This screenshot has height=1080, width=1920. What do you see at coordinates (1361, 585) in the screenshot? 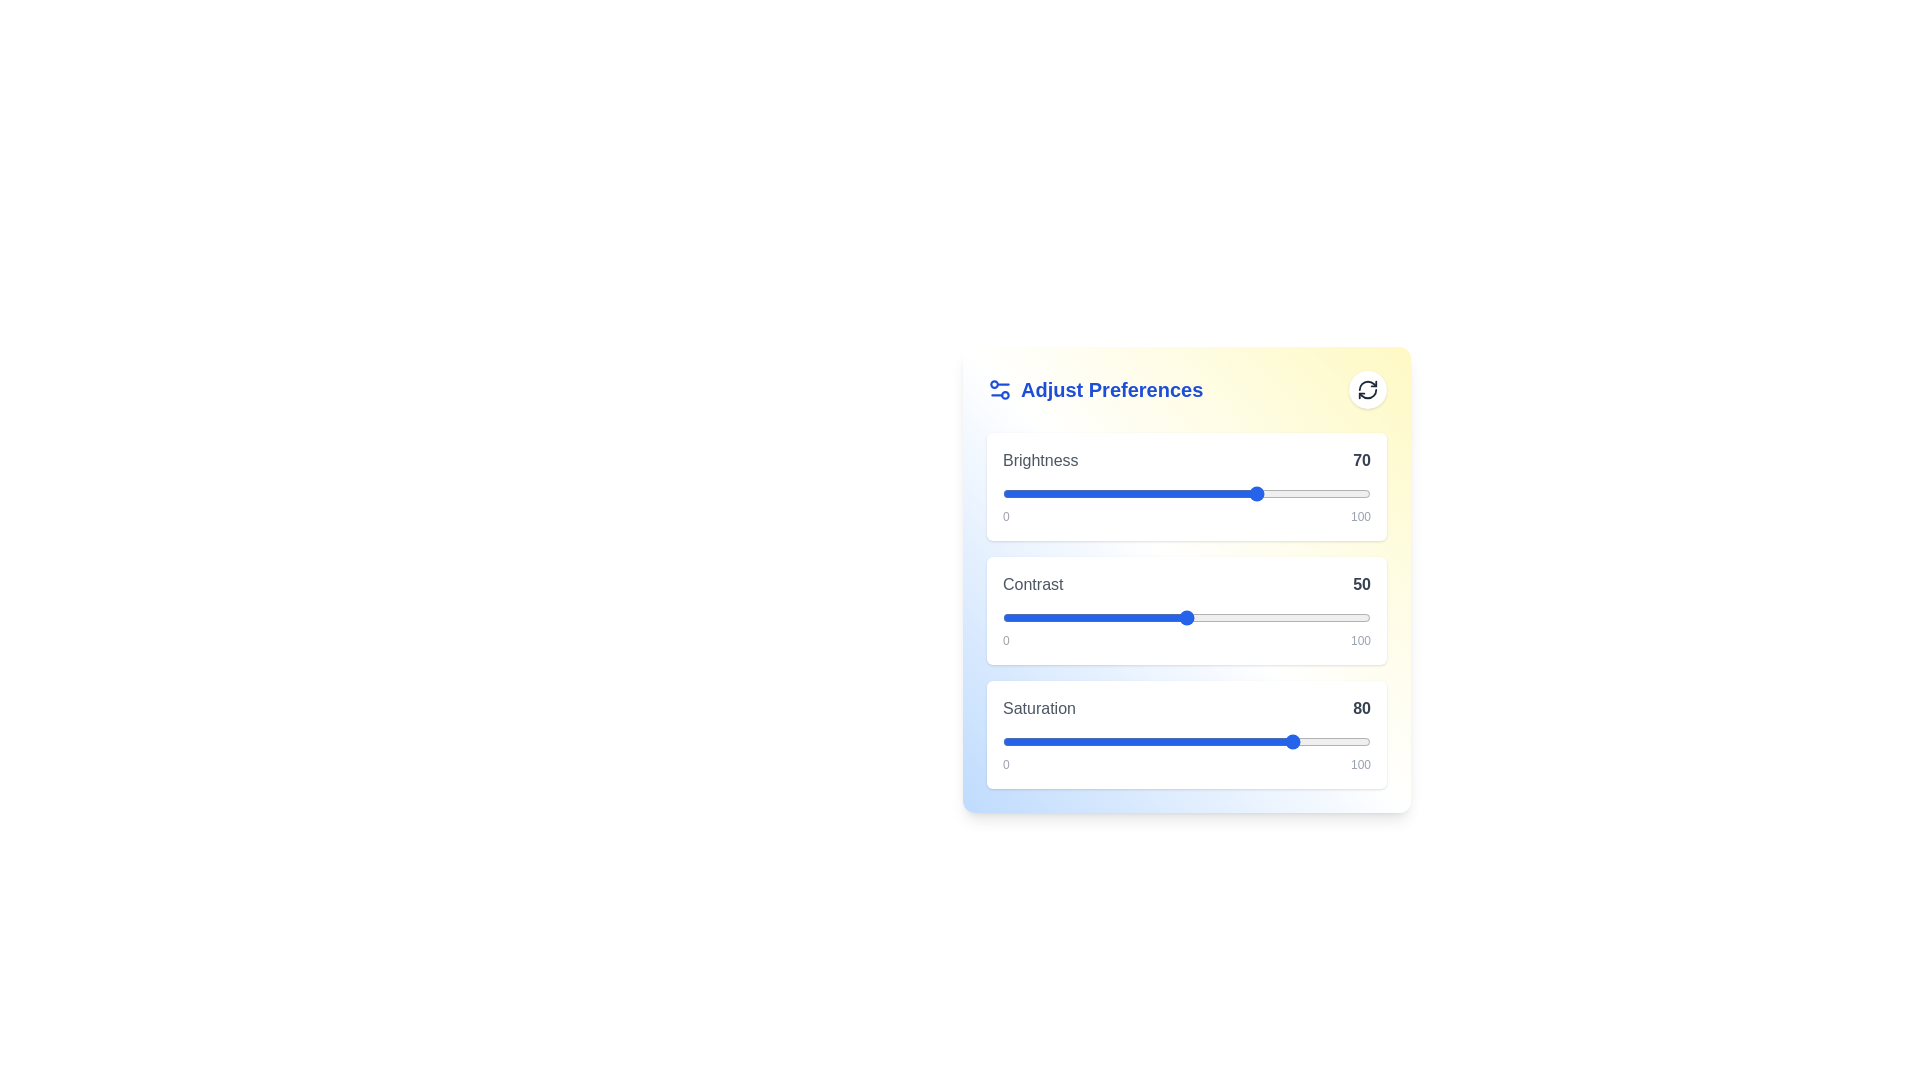
I see `numeric display label indicating the current value of the 'Contrast' setting, located towards the rightmost edge of the 'Contrast' section` at bounding box center [1361, 585].